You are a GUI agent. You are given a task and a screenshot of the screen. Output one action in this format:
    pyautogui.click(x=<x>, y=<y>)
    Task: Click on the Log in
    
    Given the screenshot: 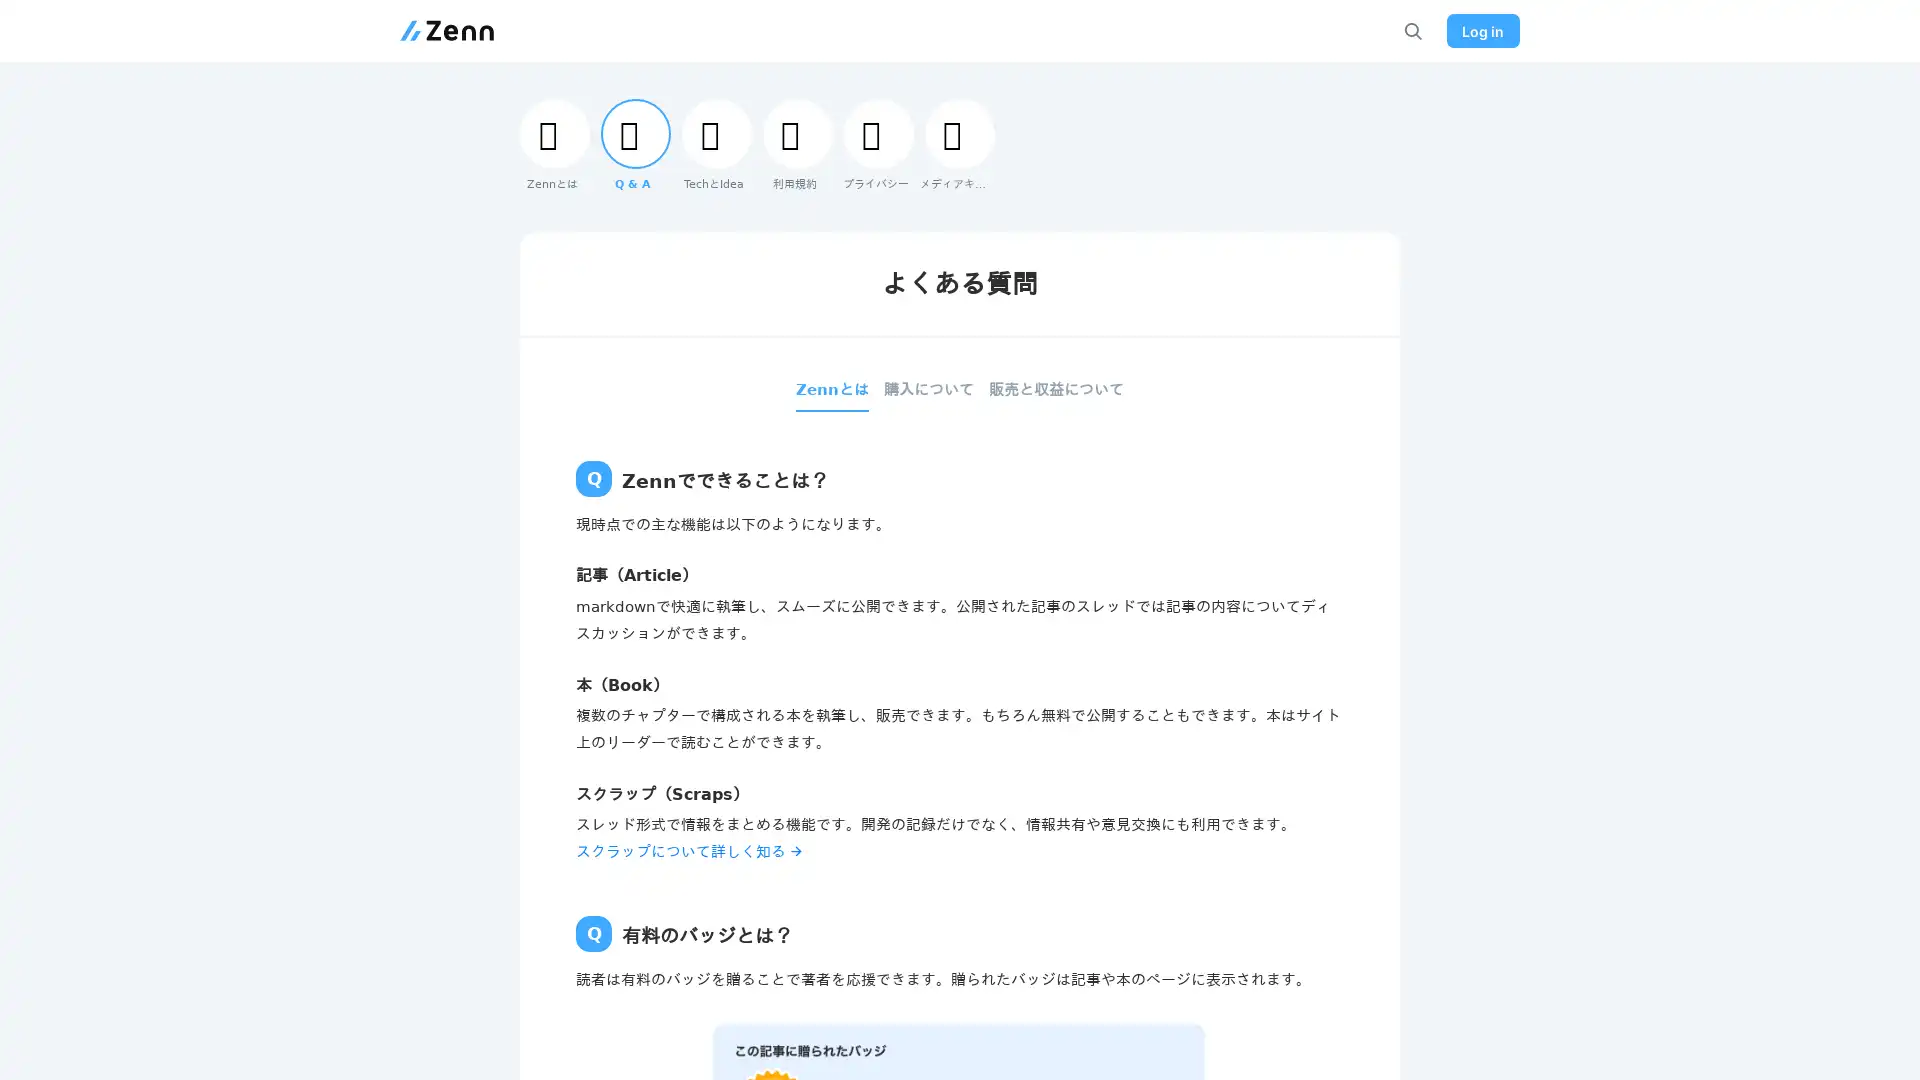 What is the action you would take?
    pyautogui.click(x=1479, y=30)
    